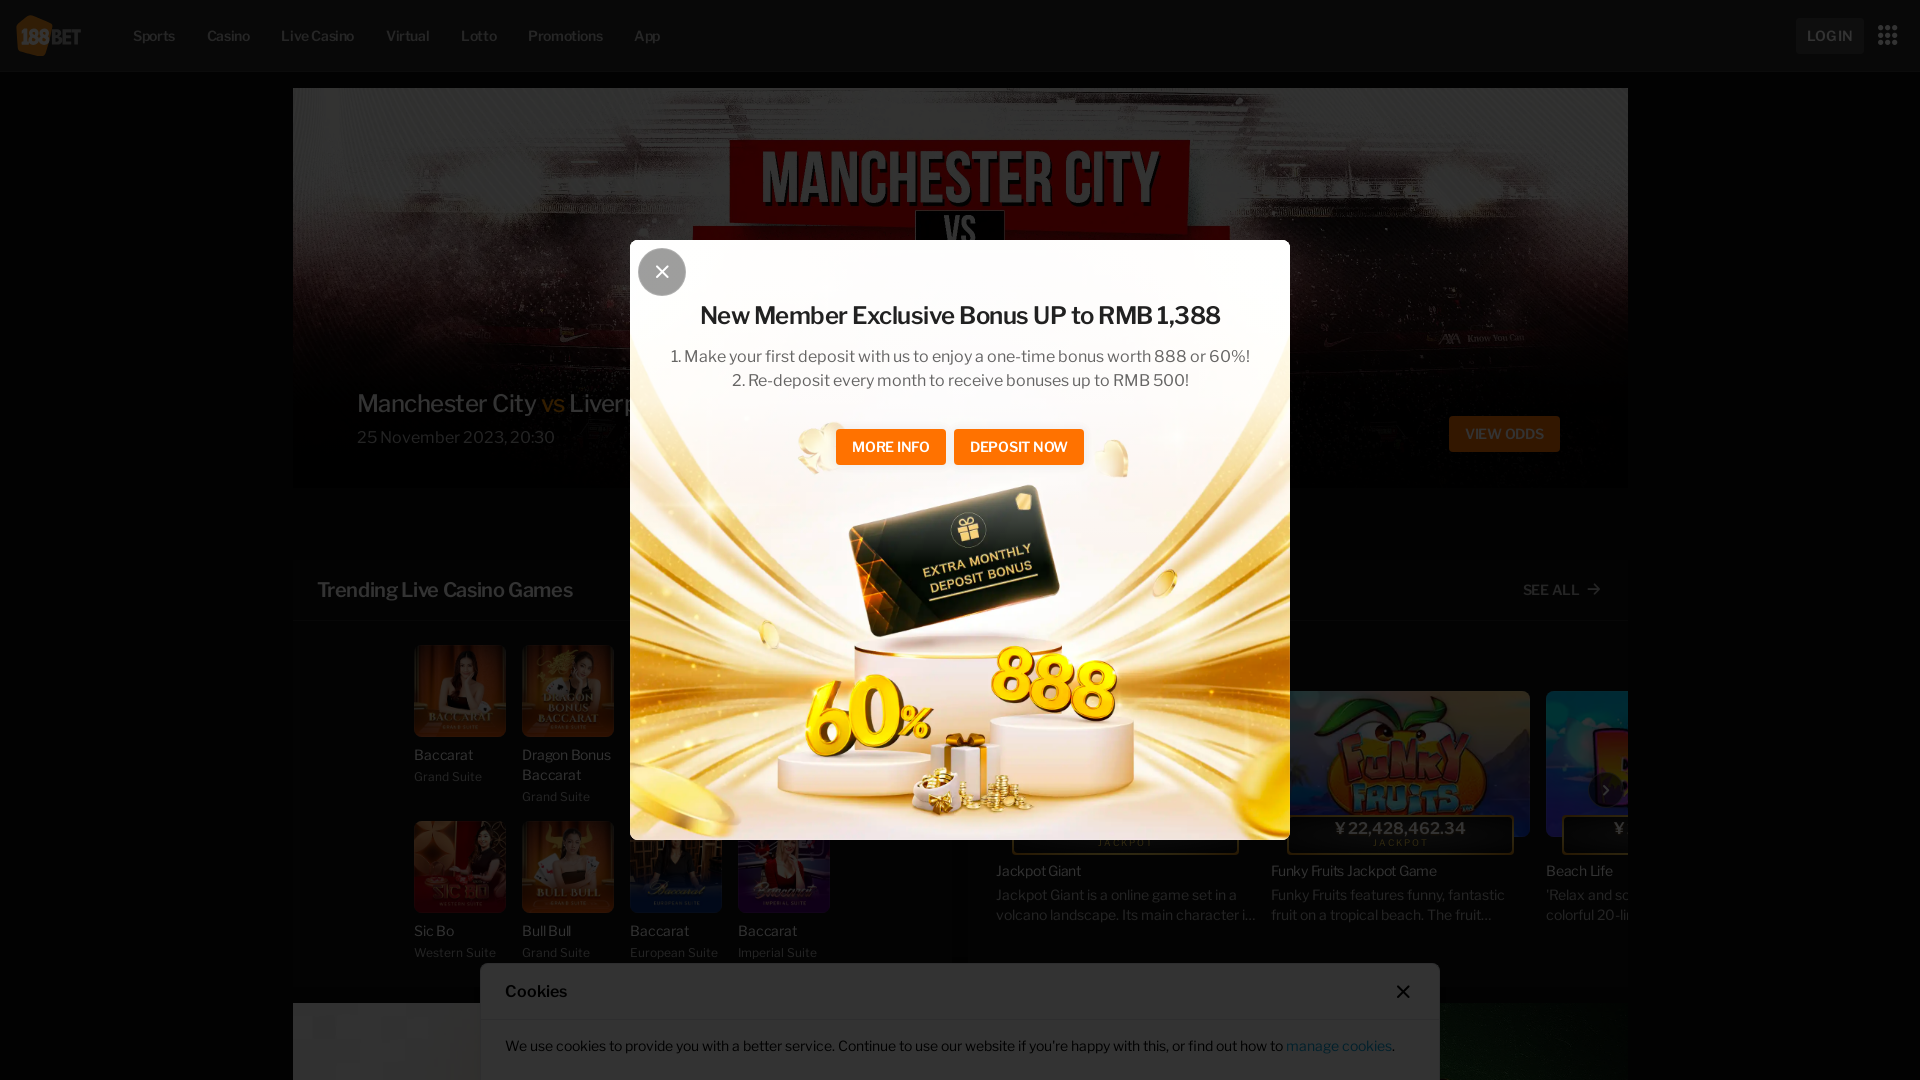  Describe the element at coordinates (1490, 433) in the screenshot. I see `'VIEW ODDS'` at that location.